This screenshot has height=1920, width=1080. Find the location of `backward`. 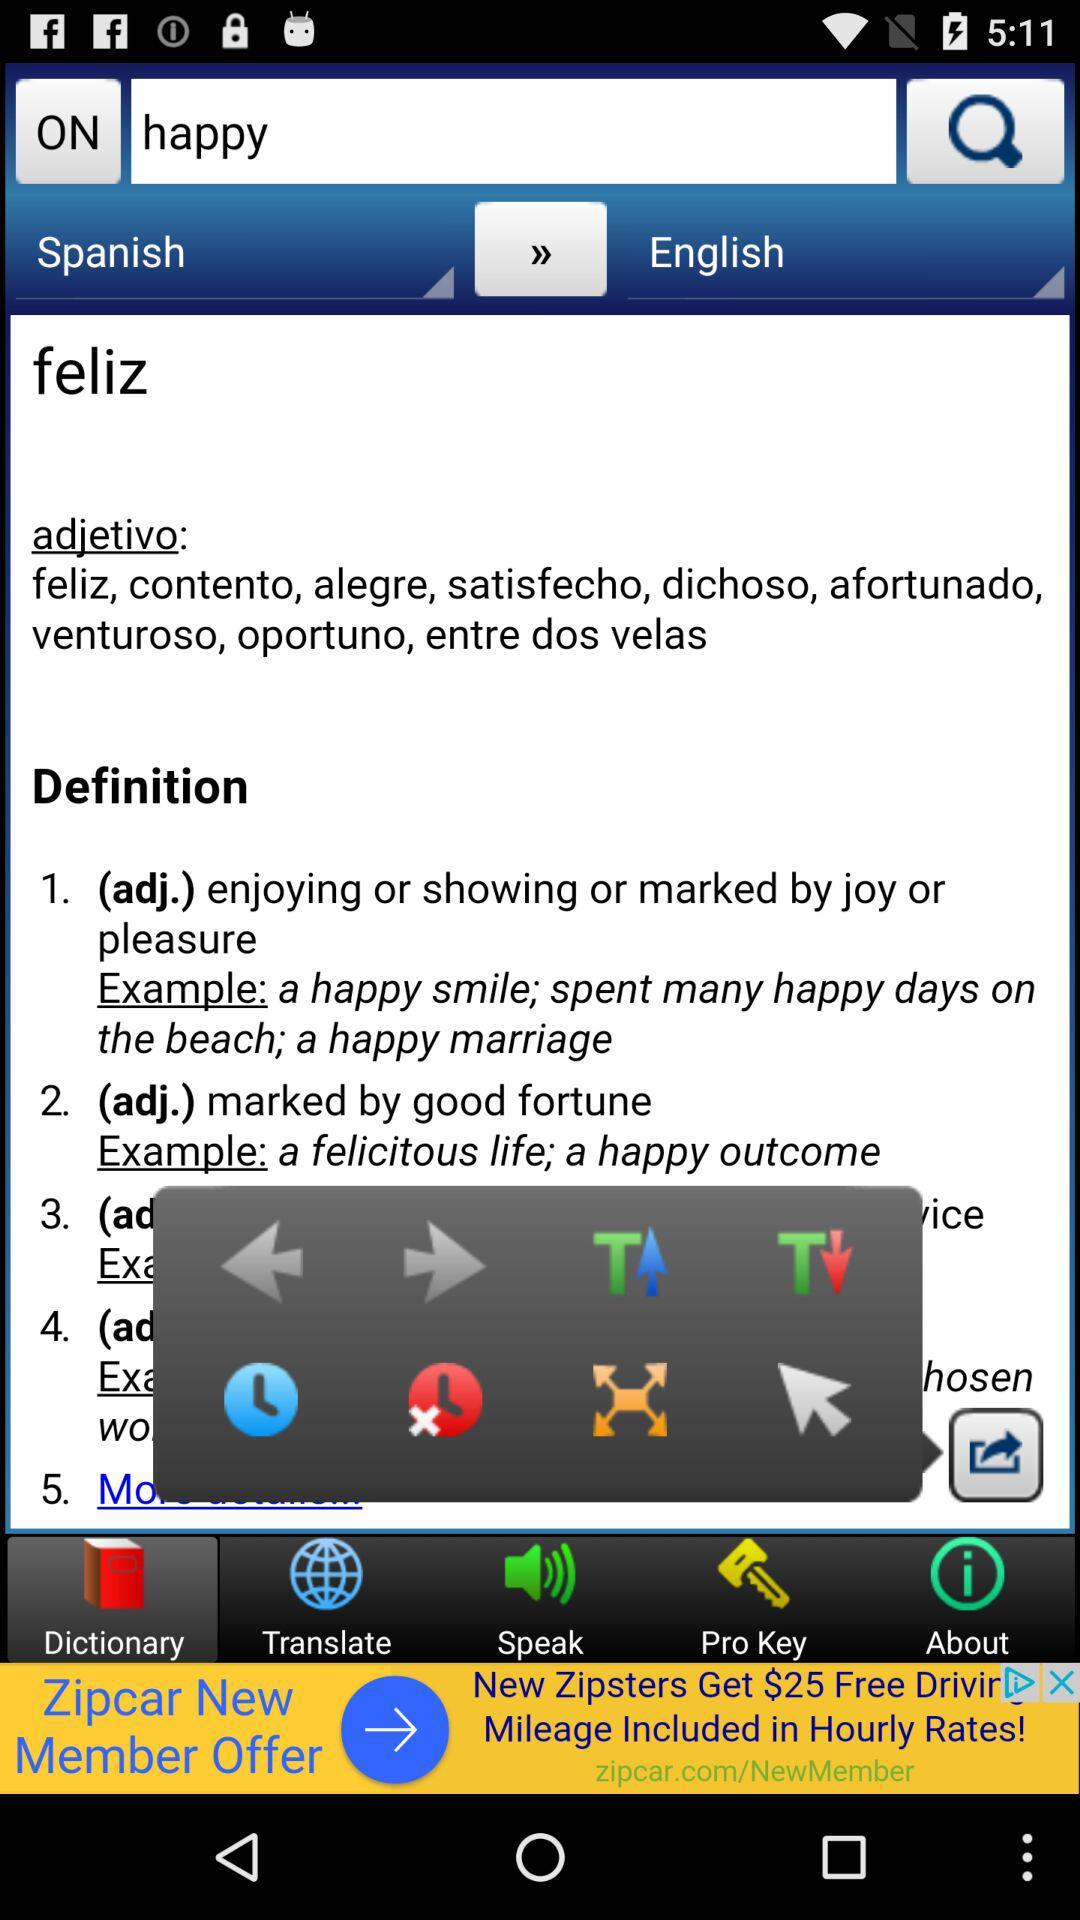

backward is located at coordinates (260, 1271).